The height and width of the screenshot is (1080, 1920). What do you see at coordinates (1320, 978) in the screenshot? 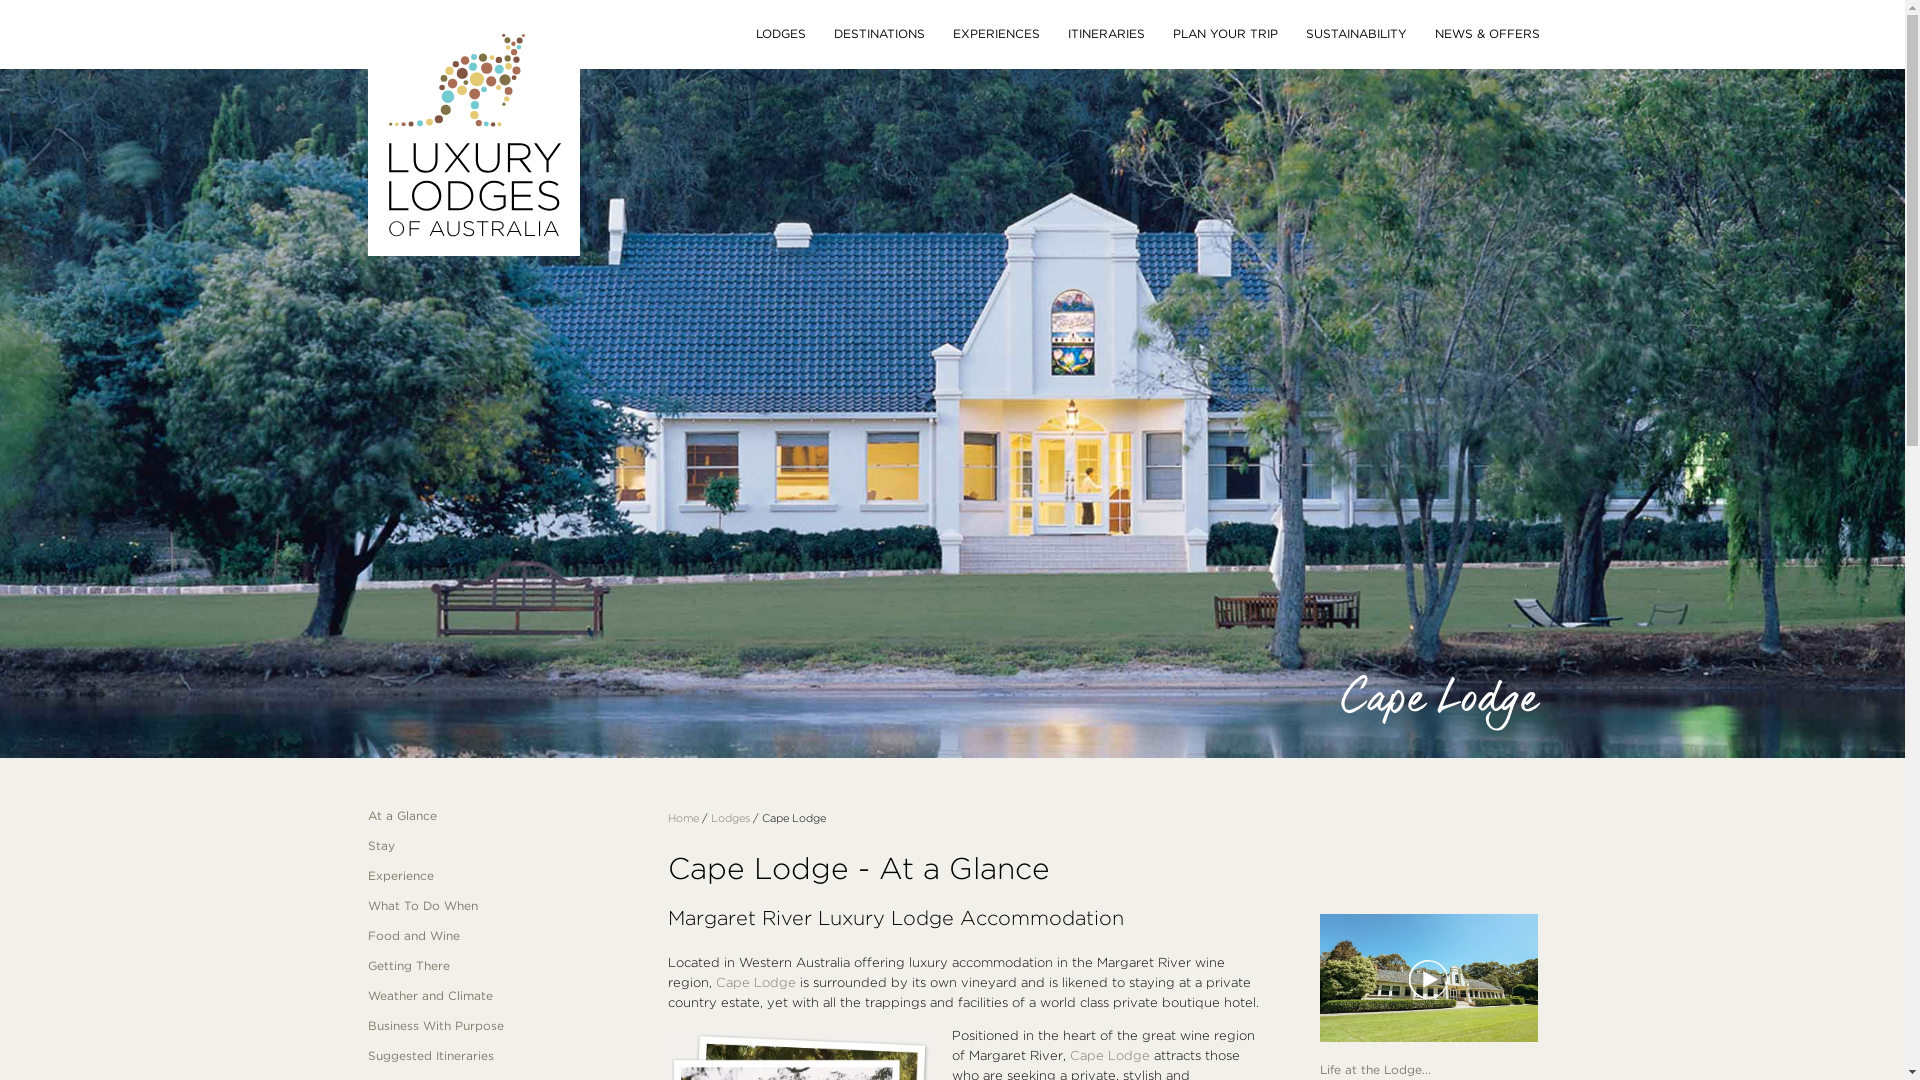
I see `'popup-video'` at bounding box center [1320, 978].